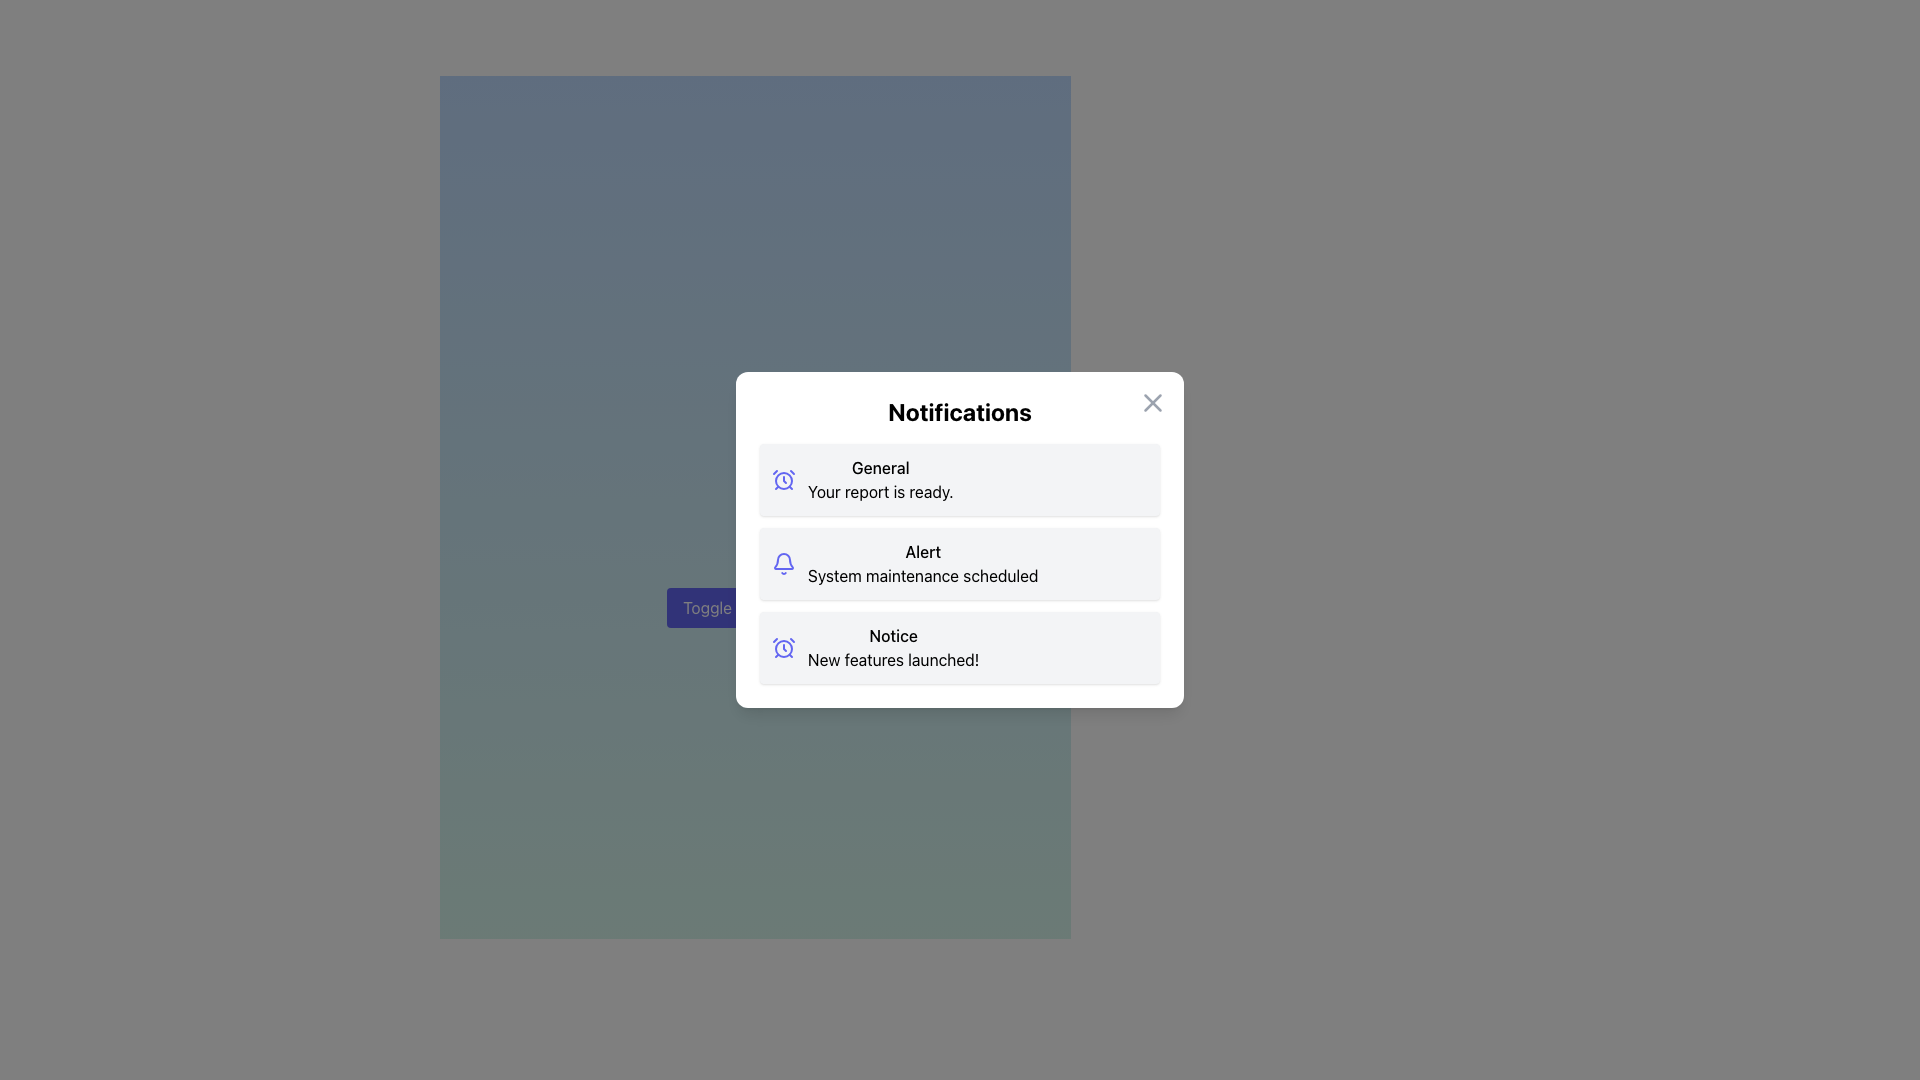 The height and width of the screenshot is (1080, 1920). Describe the element at coordinates (922, 563) in the screenshot. I see `notification title and description of the static text display about the system maintenance event, which is the second item in the vertical list of notifications within the notification dialog` at that location.